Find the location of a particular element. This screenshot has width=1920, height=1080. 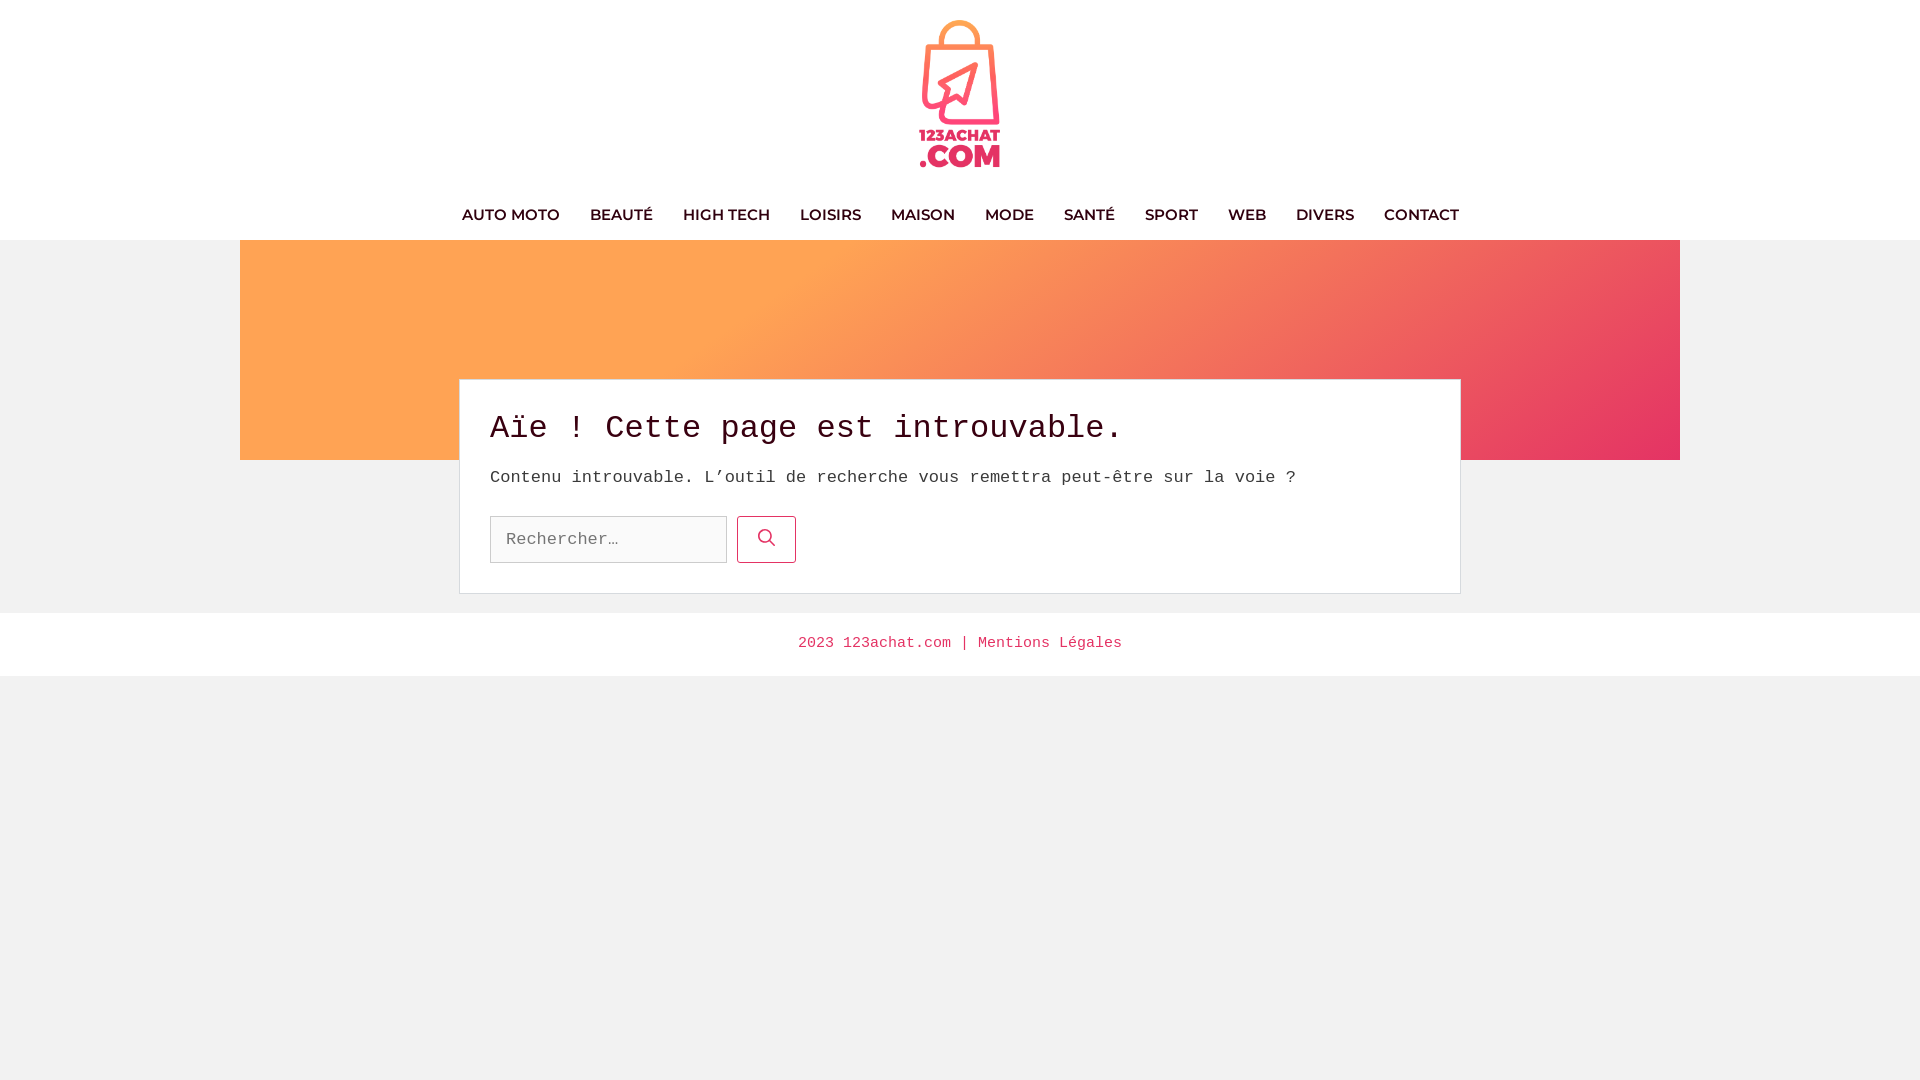

'SPORT' is located at coordinates (1171, 215).